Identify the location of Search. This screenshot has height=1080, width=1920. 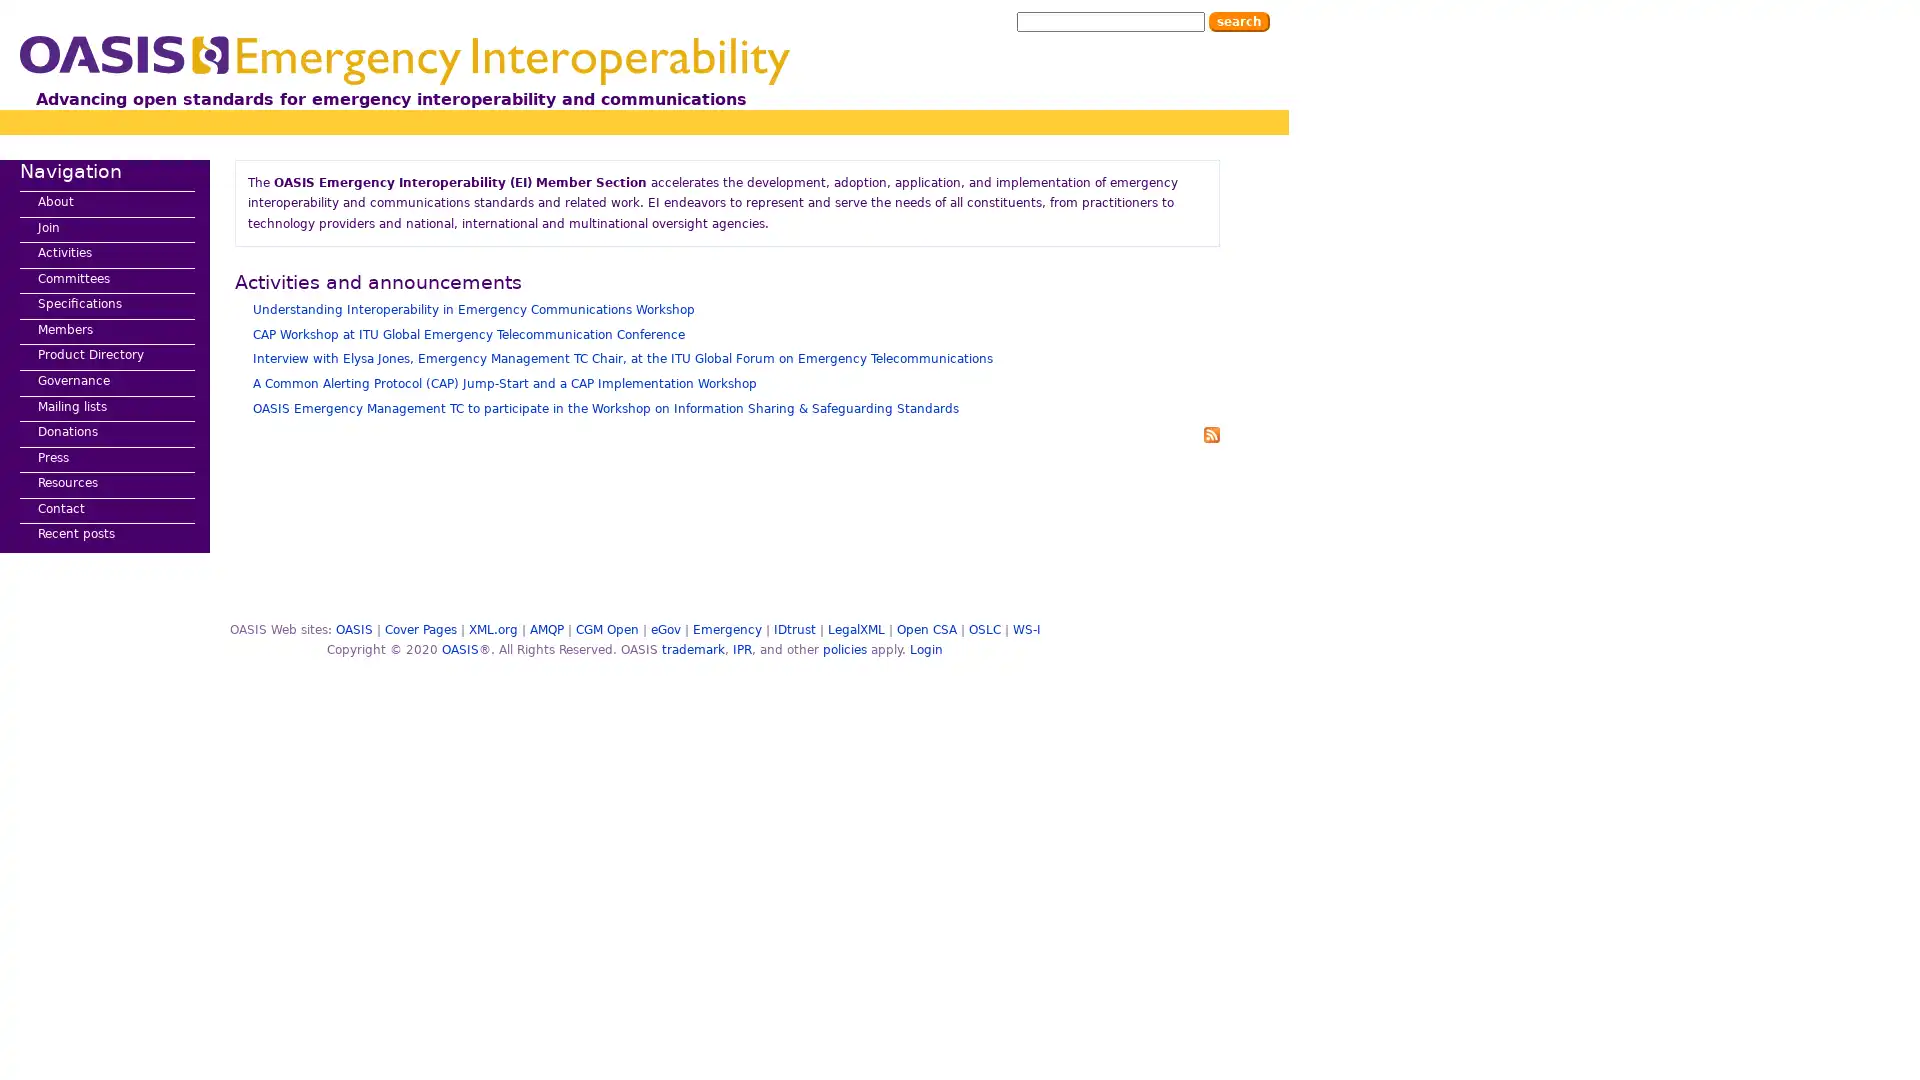
(1238, 22).